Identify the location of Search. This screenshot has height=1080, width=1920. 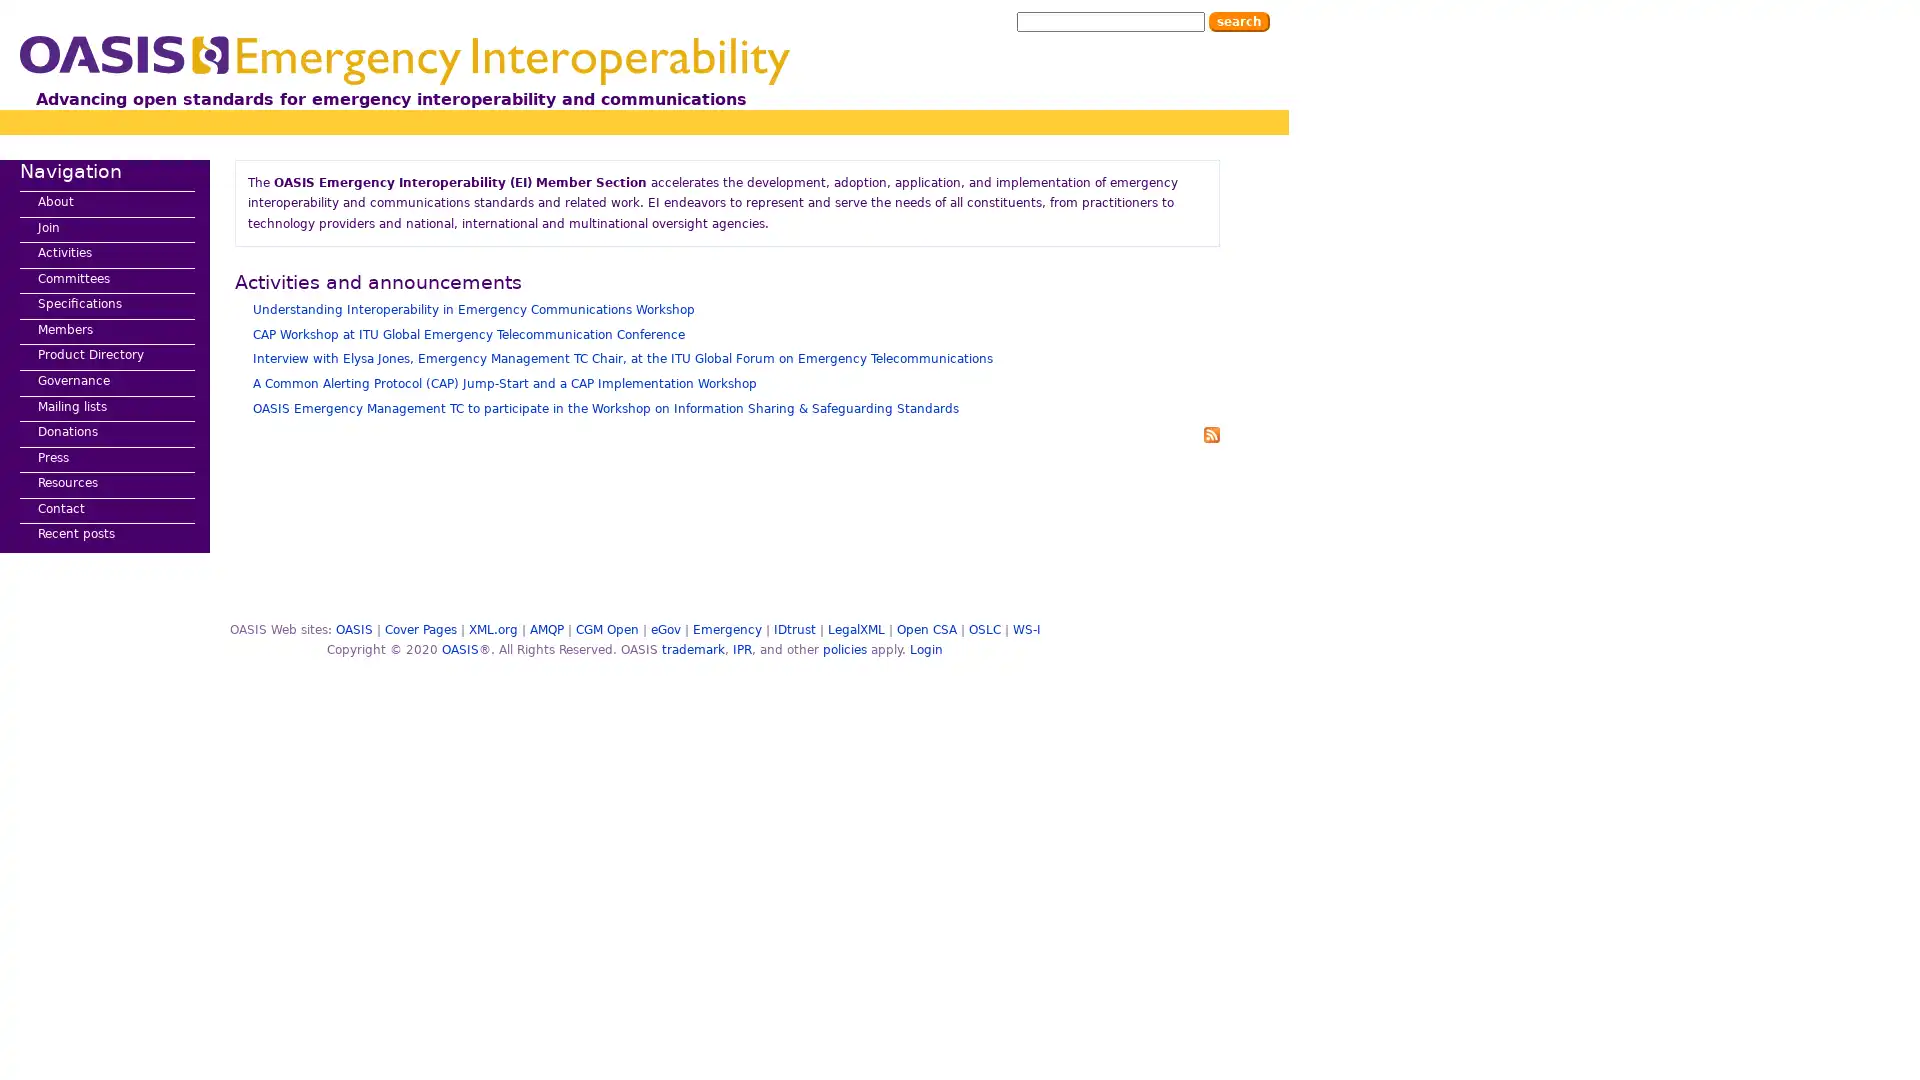
(1238, 22).